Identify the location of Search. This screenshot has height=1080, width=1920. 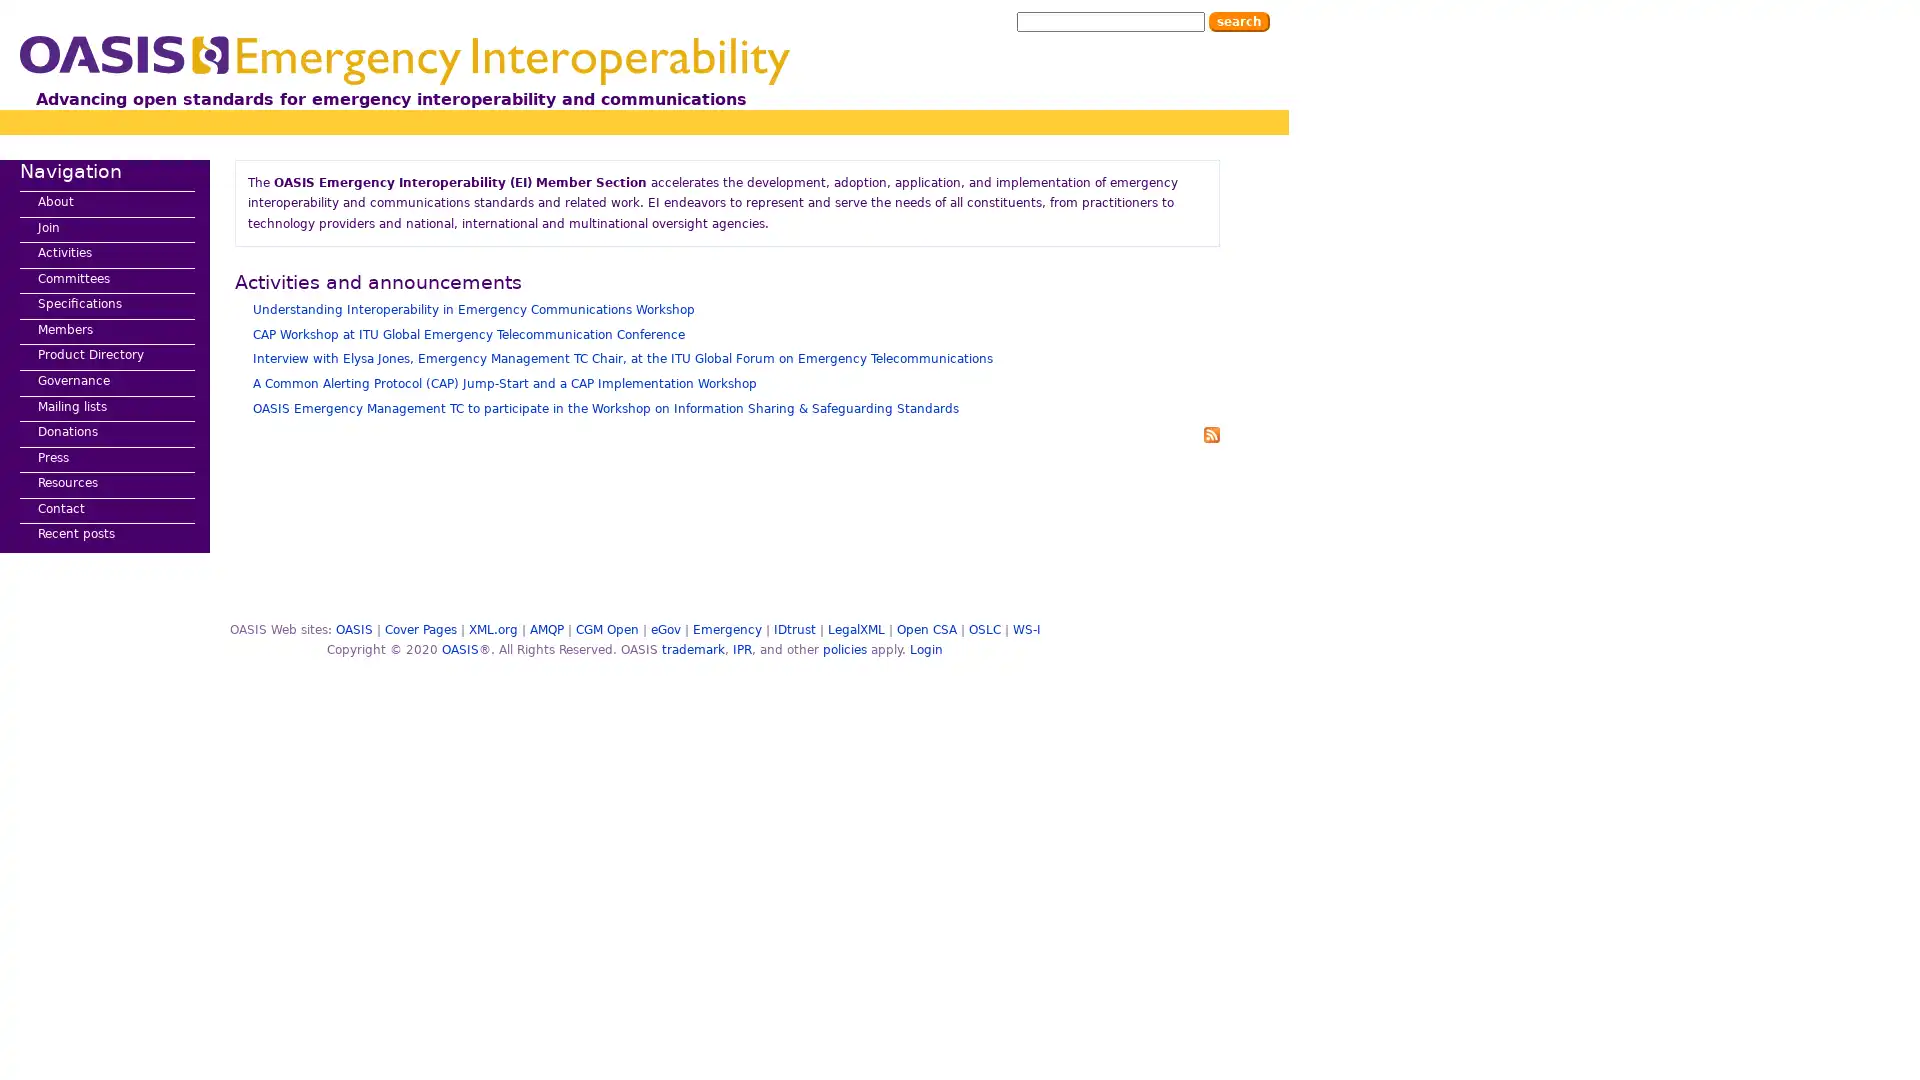
(1238, 22).